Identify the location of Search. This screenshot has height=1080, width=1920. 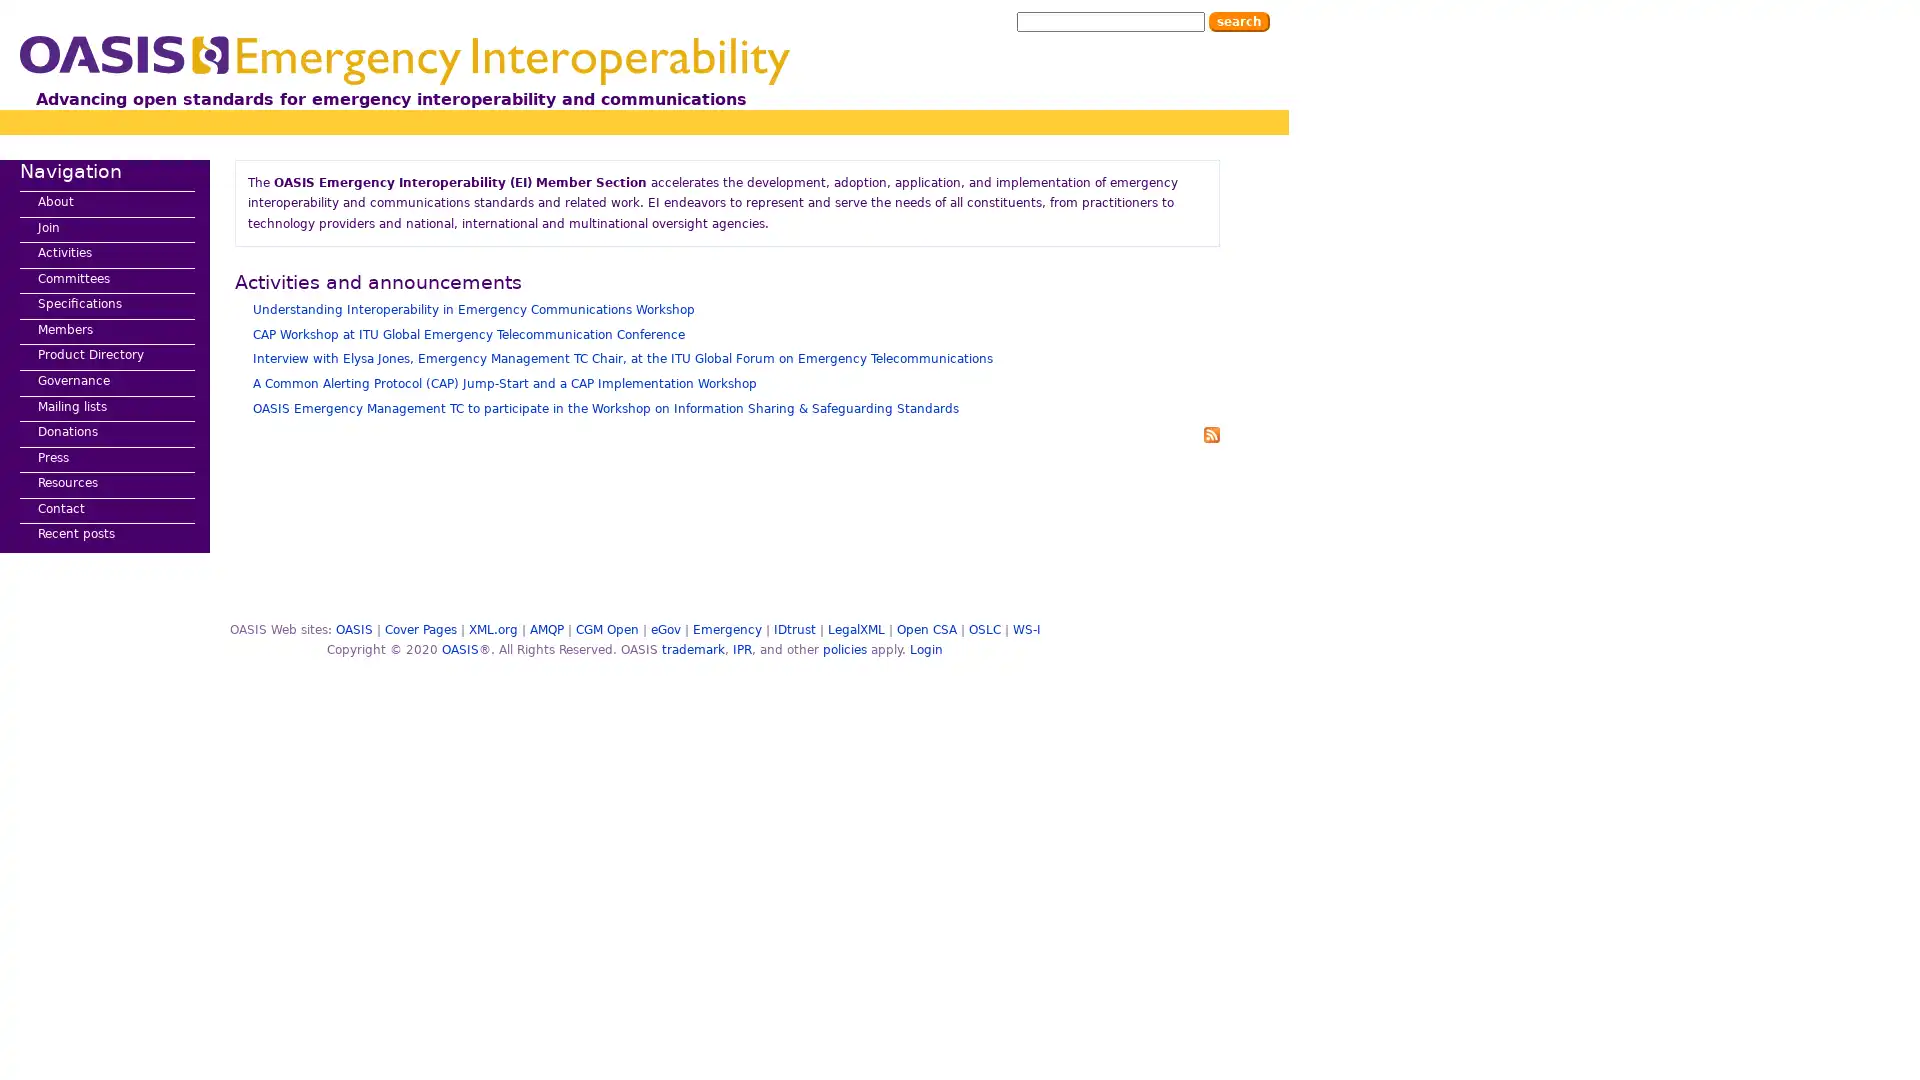
(1238, 22).